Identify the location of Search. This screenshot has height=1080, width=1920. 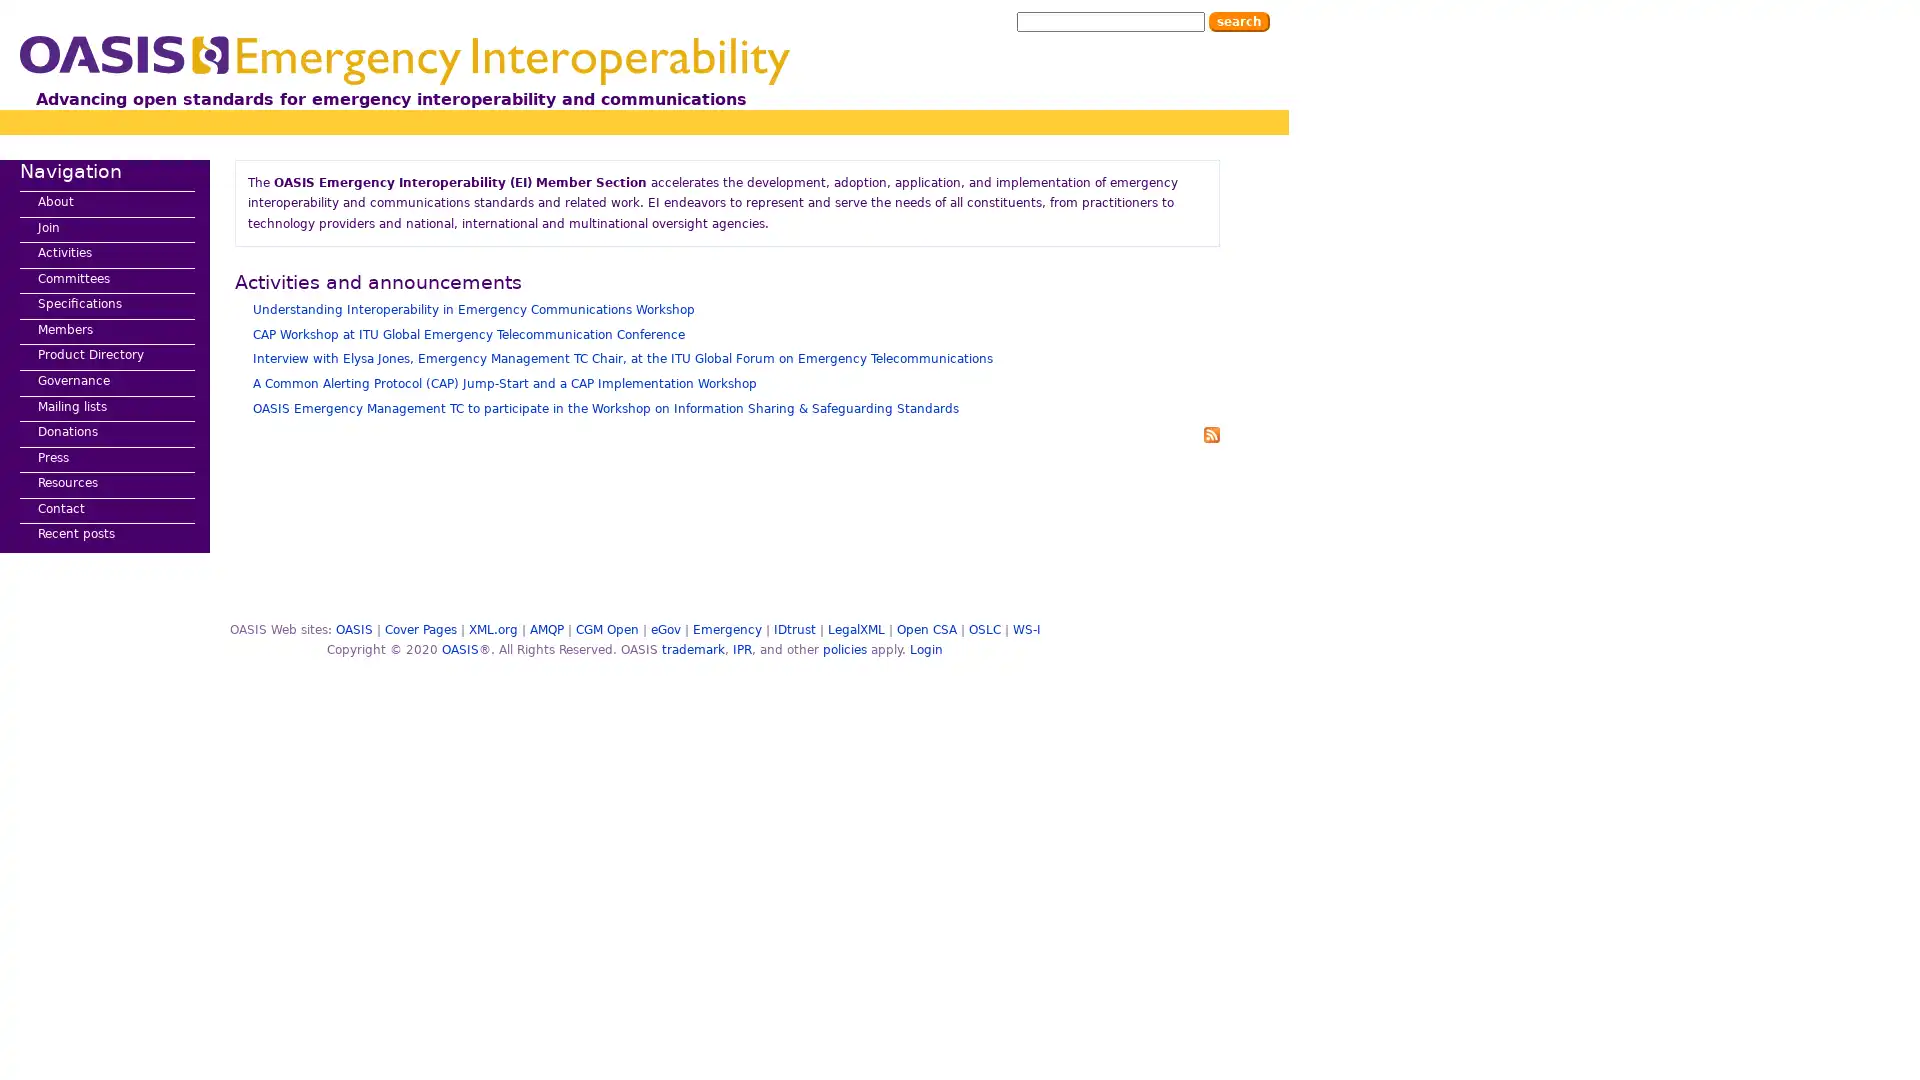
(1238, 22).